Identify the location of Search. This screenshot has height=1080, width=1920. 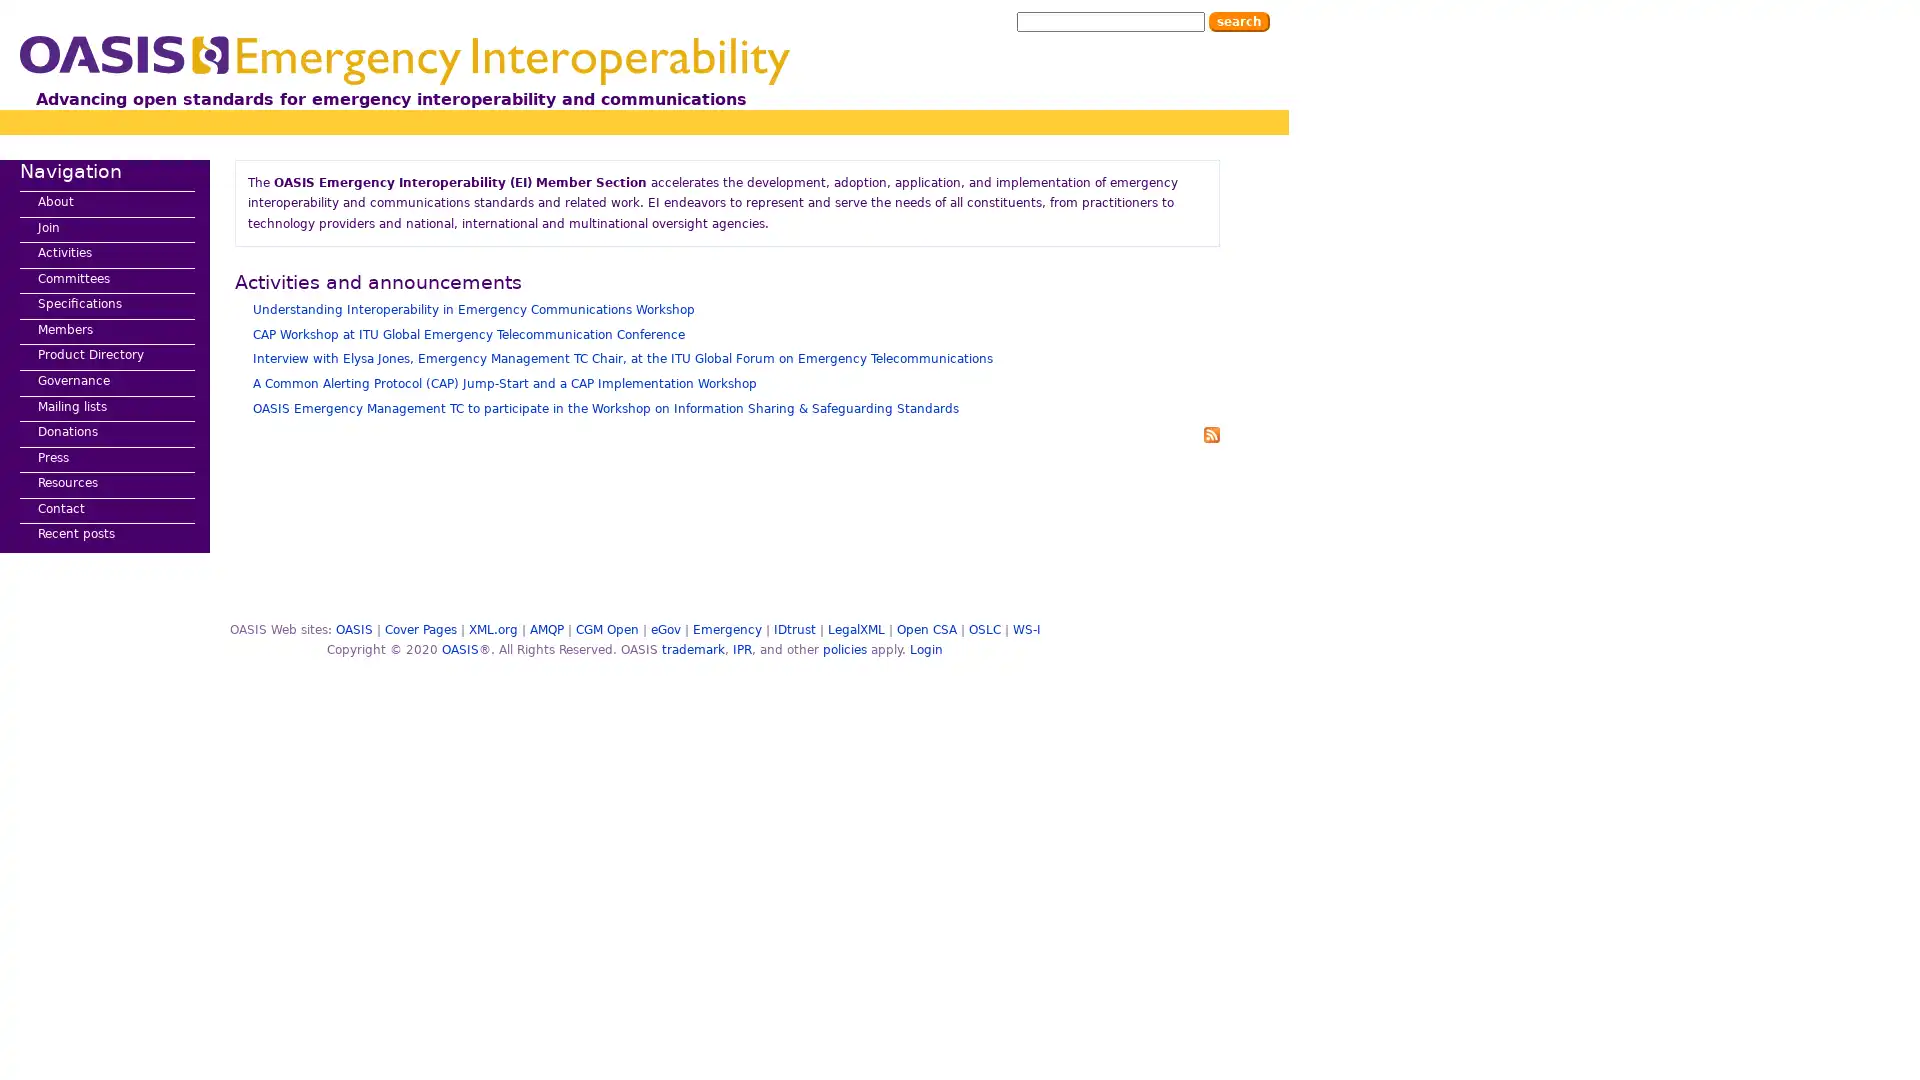
(1238, 22).